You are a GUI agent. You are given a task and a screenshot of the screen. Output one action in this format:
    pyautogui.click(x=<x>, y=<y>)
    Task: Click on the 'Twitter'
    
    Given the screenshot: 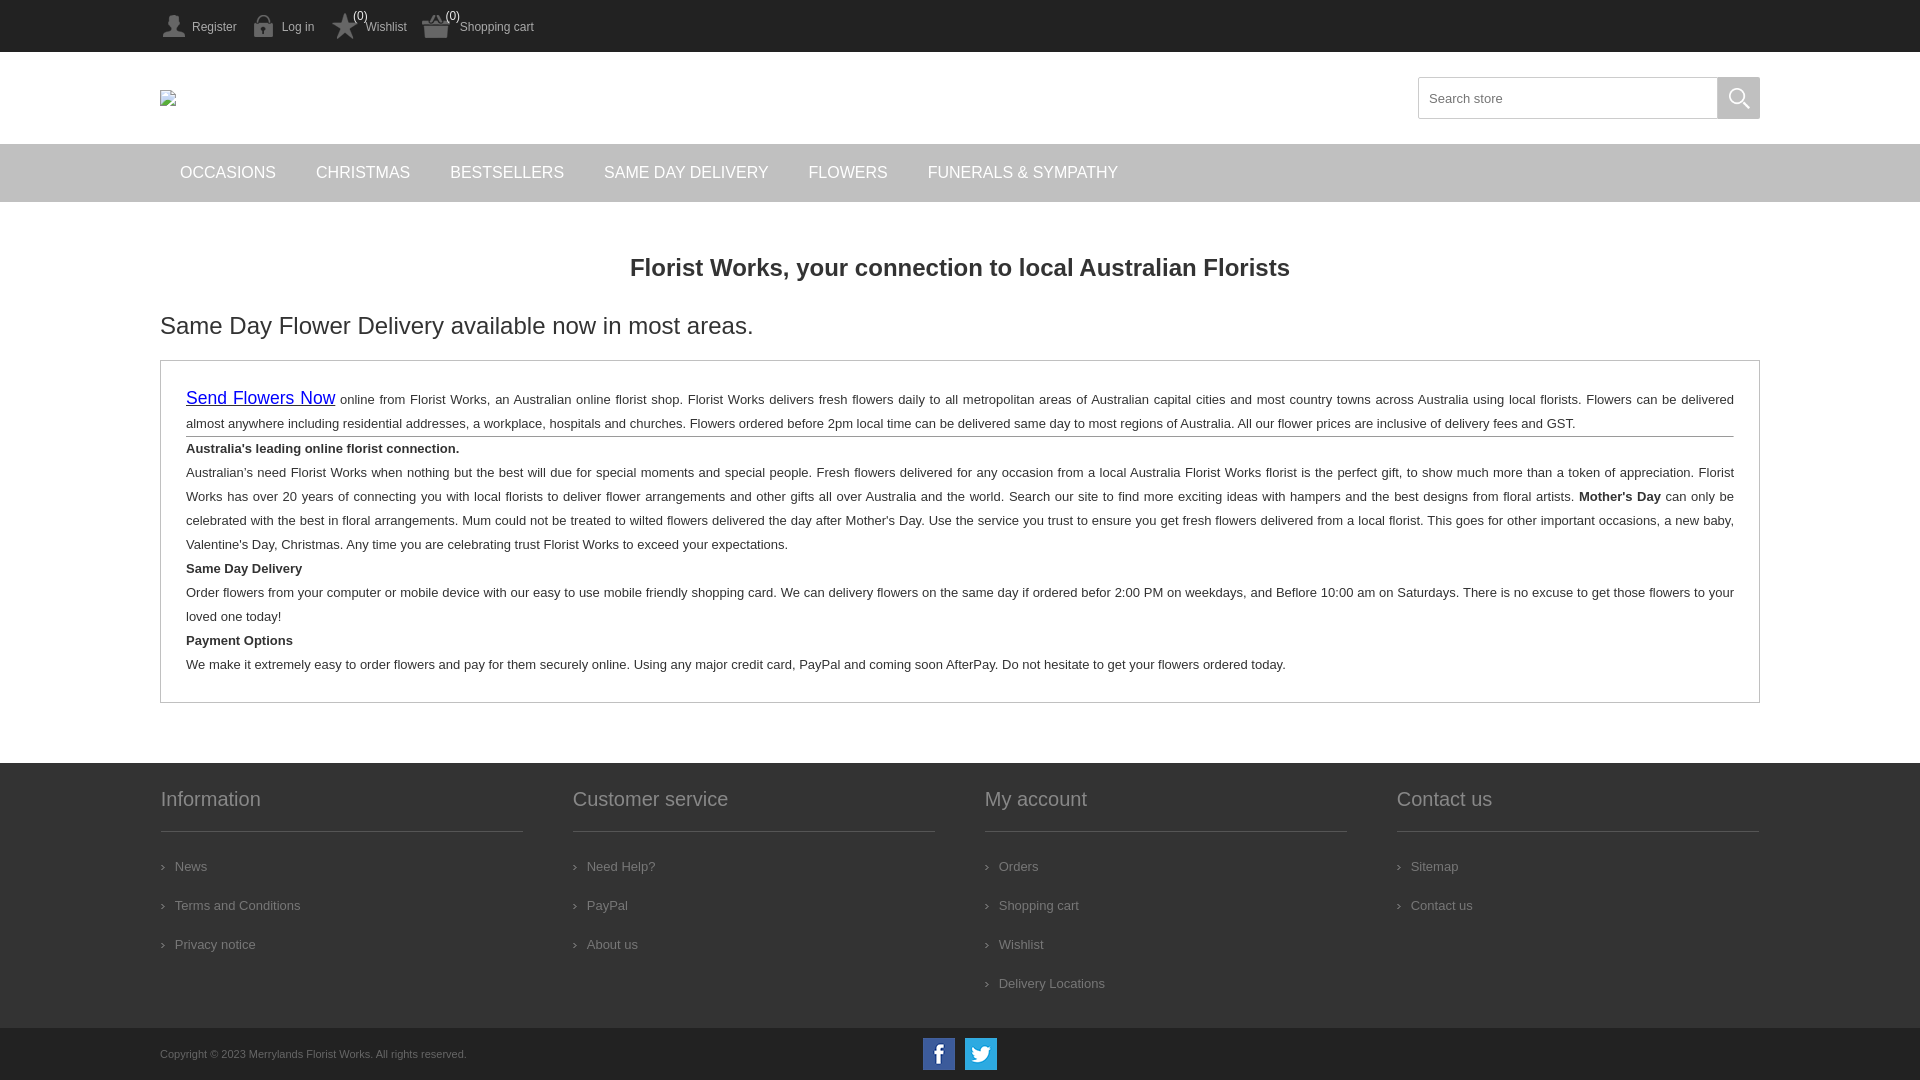 What is the action you would take?
    pyautogui.click(x=980, y=1052)
    